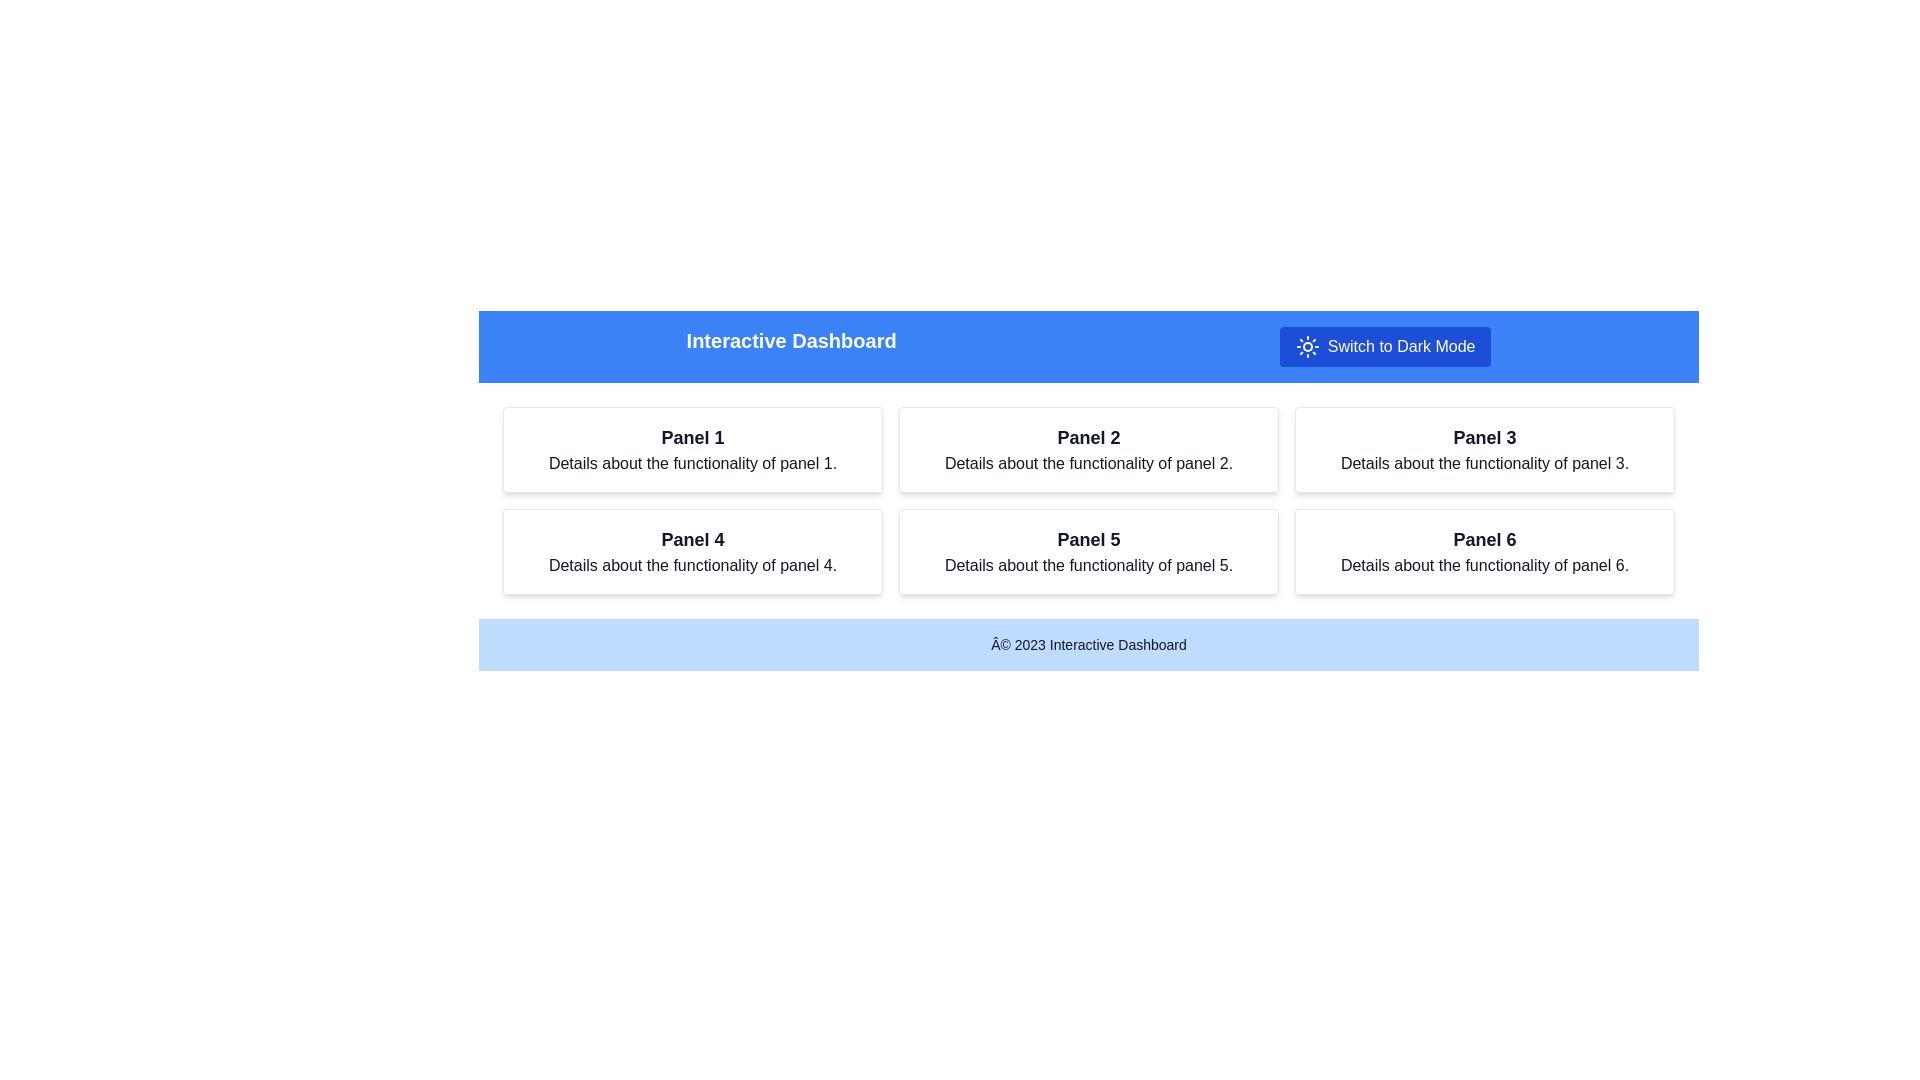  Describe the element at coordinates (1088, 566) in the screenshot. I see `descriptive text element that says 'Details about the functionality of panel 5.' which is located beneath the title 'Panel 5.' in the center panel of the second row` at that location.